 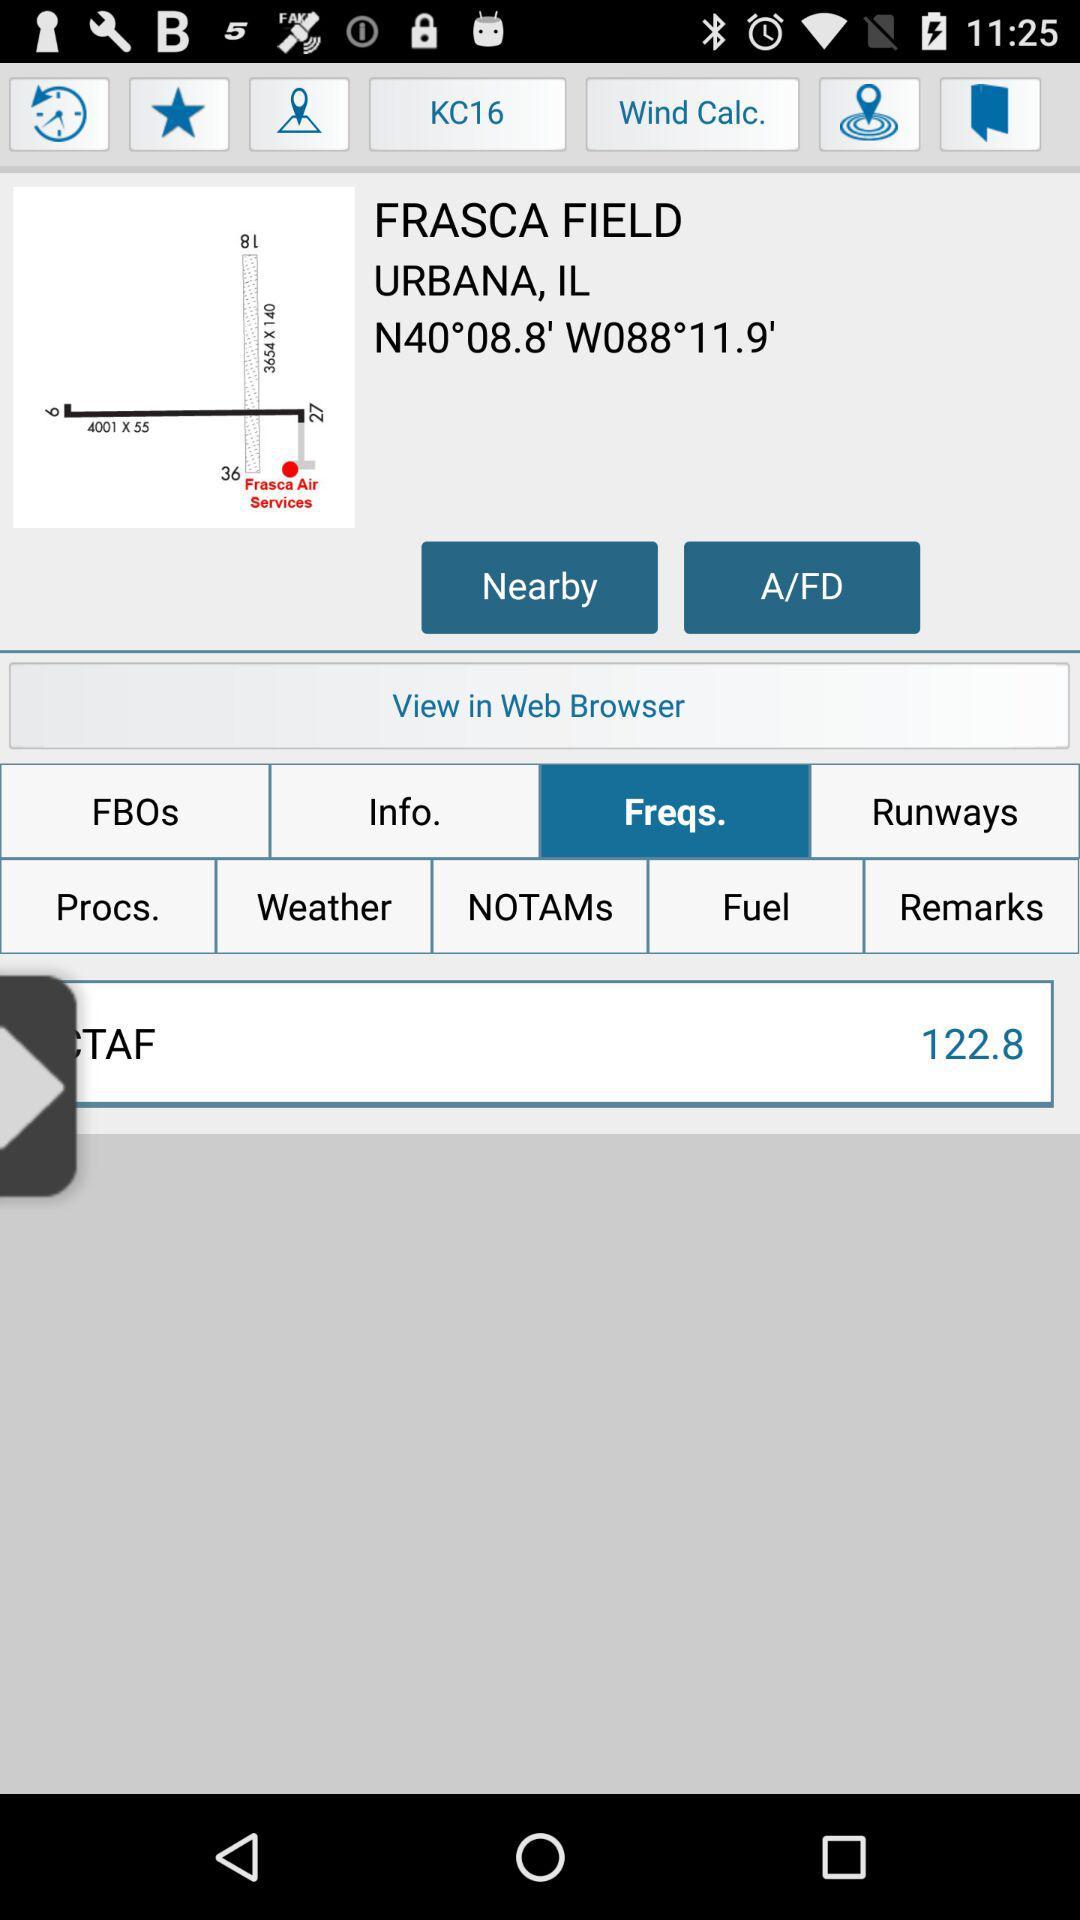 What do you see at coordinates (323, 905) in the screenshot?
I see `weather` at bounding box center [323, 905].